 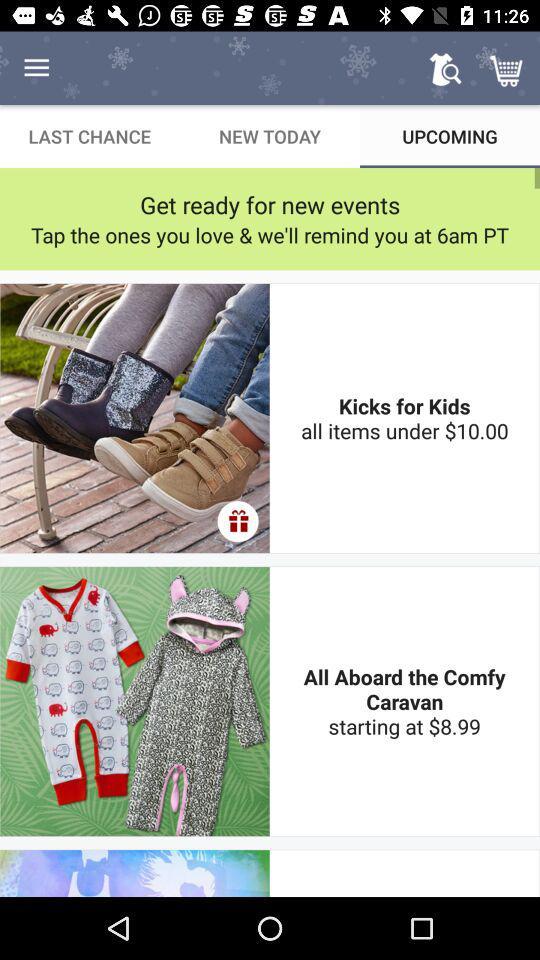 I want to click on all aboard the, so click(x=404, y=701).